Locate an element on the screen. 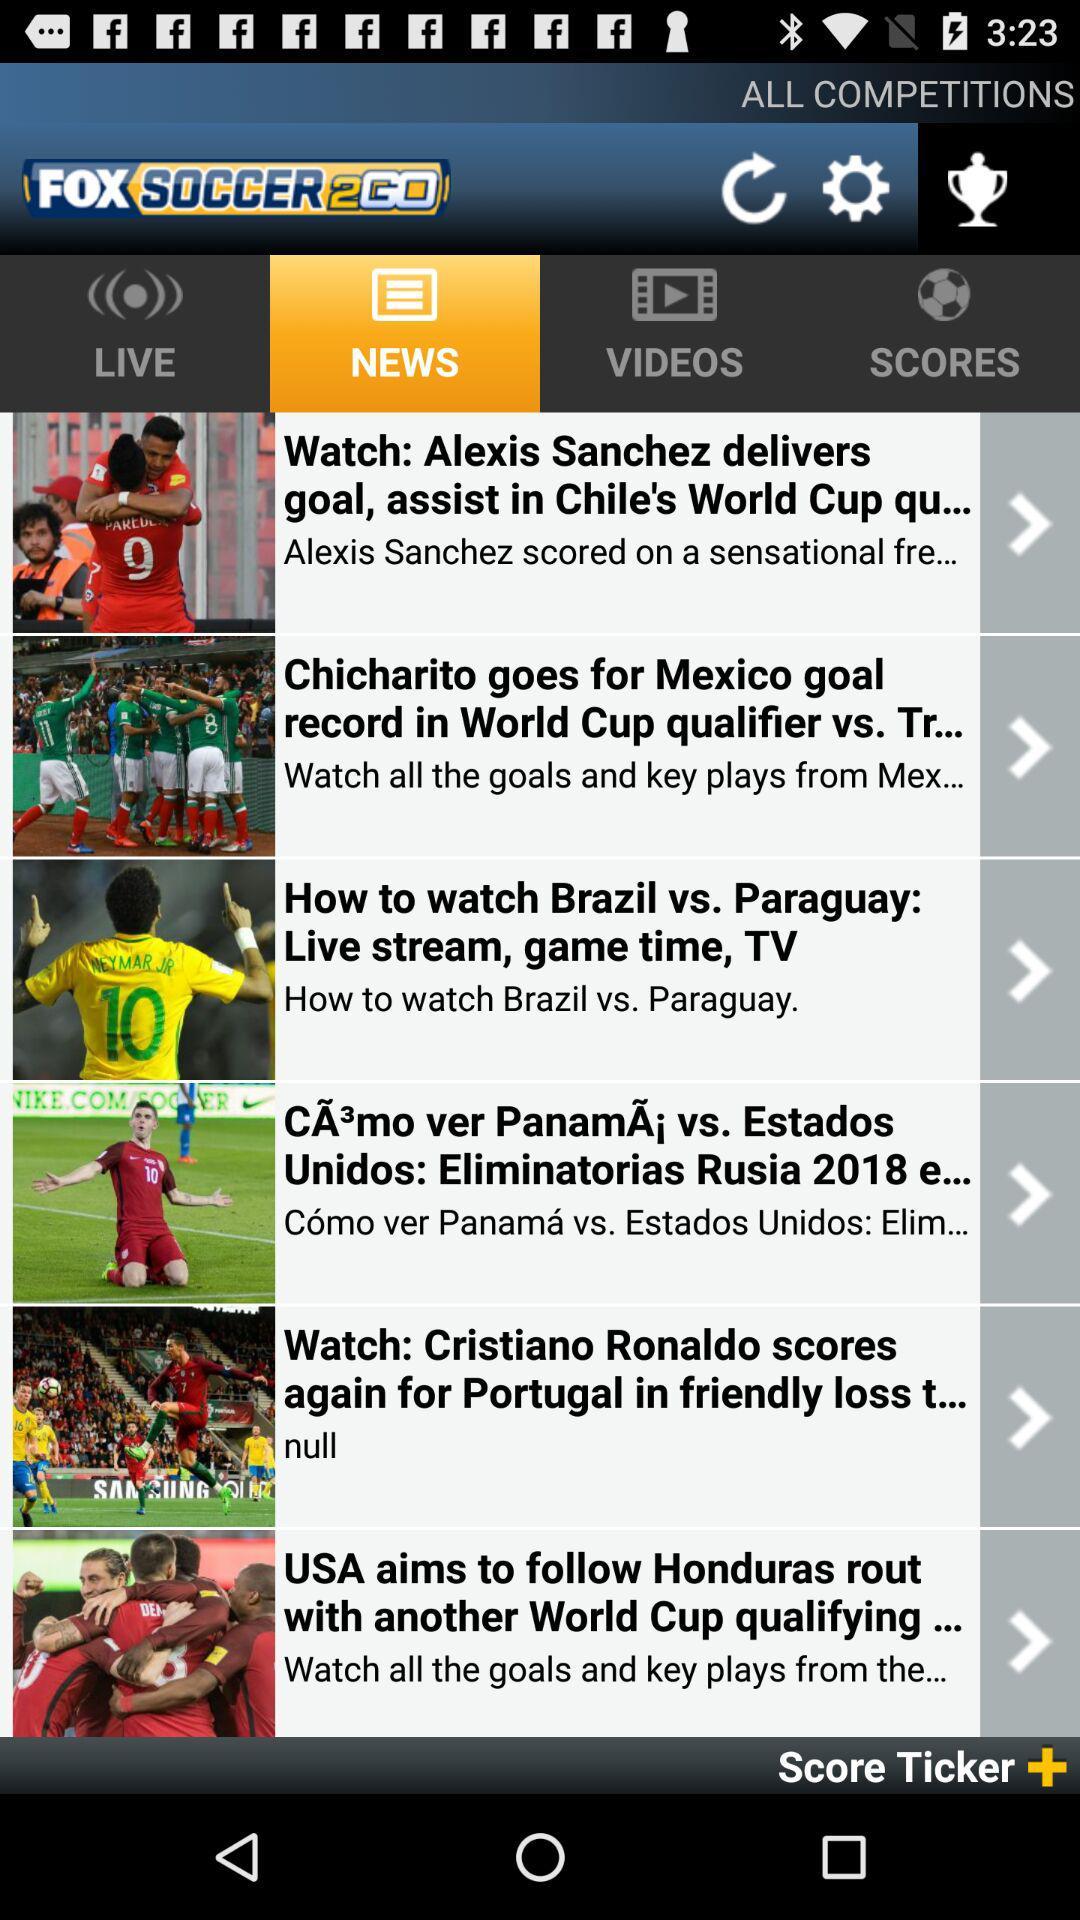  app below all competitions app is located at coordinates (235, 188).